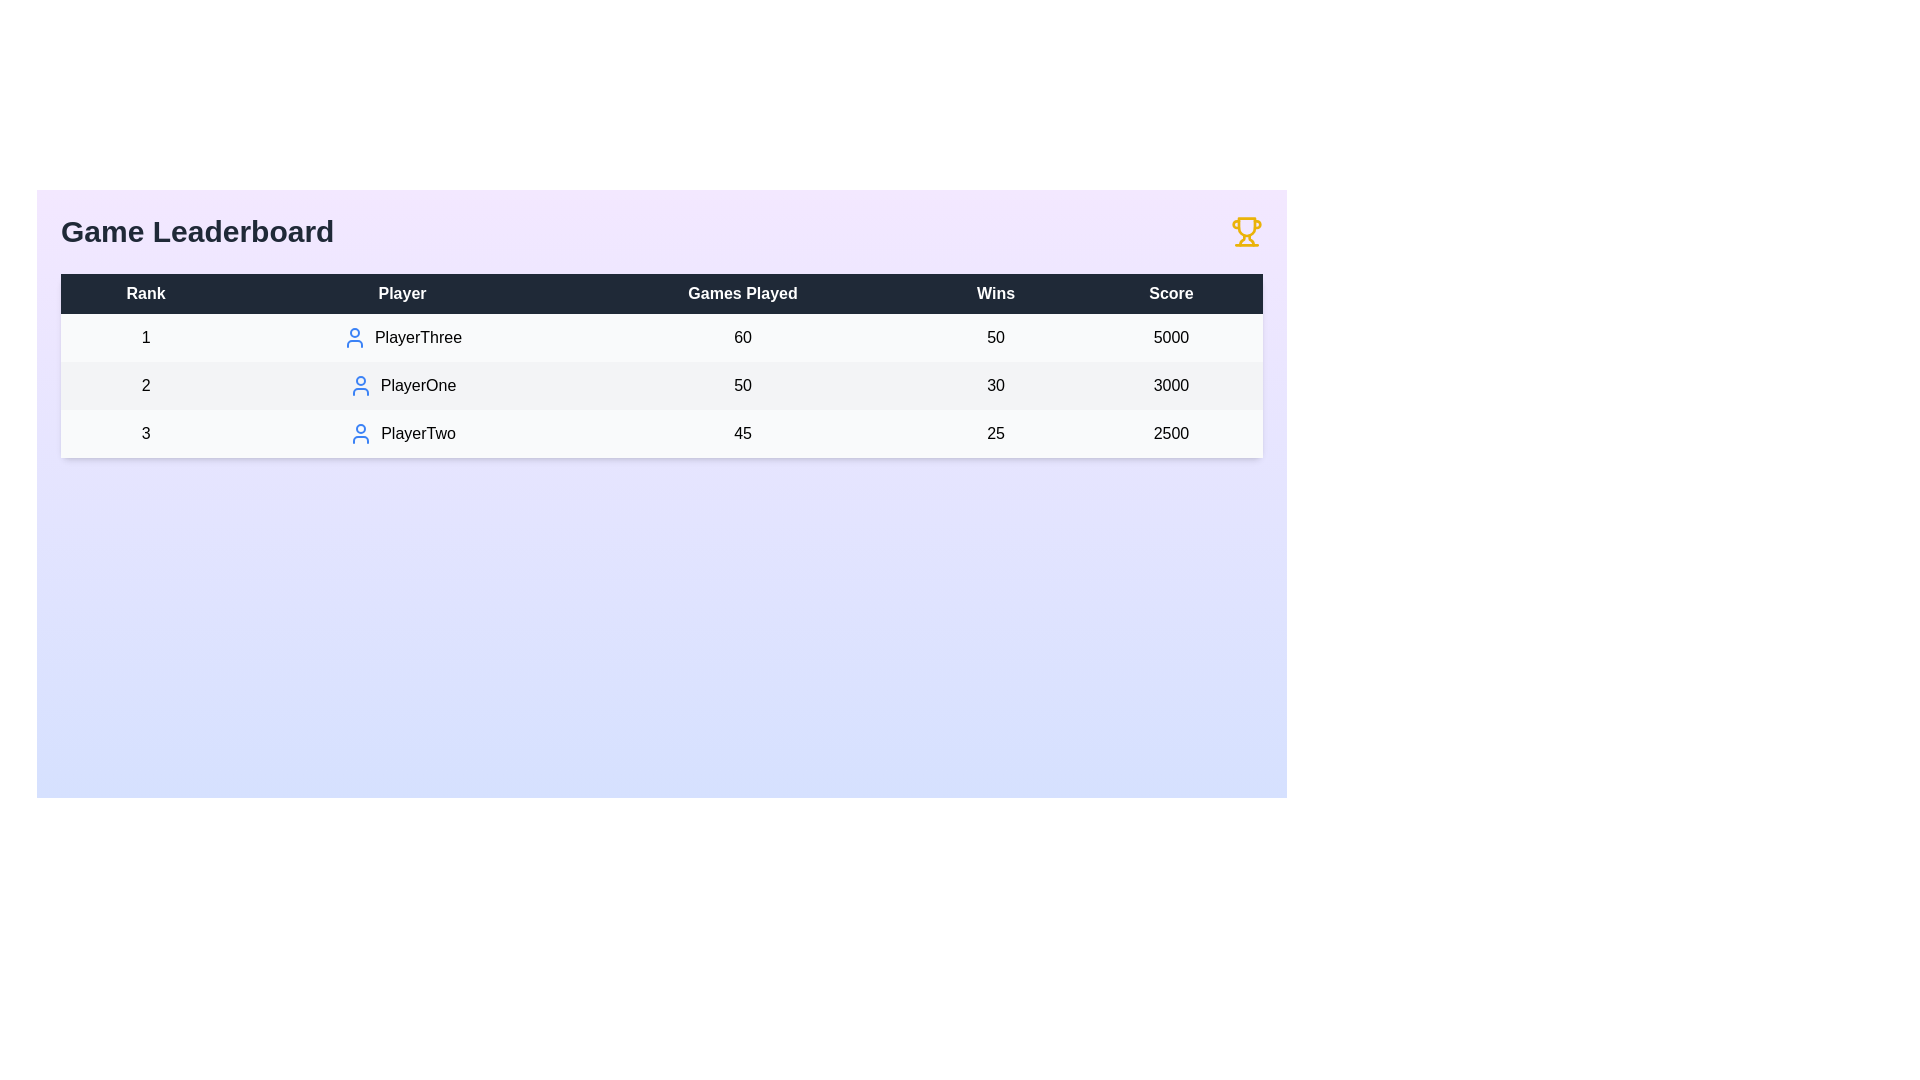  What do you see at coordinates (401, 385) in the screenshot?
I see `the Text with Icon in the second row of the leaderboard table under the 'Player' header to identify the player and view their statistics` at bounding box center [401, 385].